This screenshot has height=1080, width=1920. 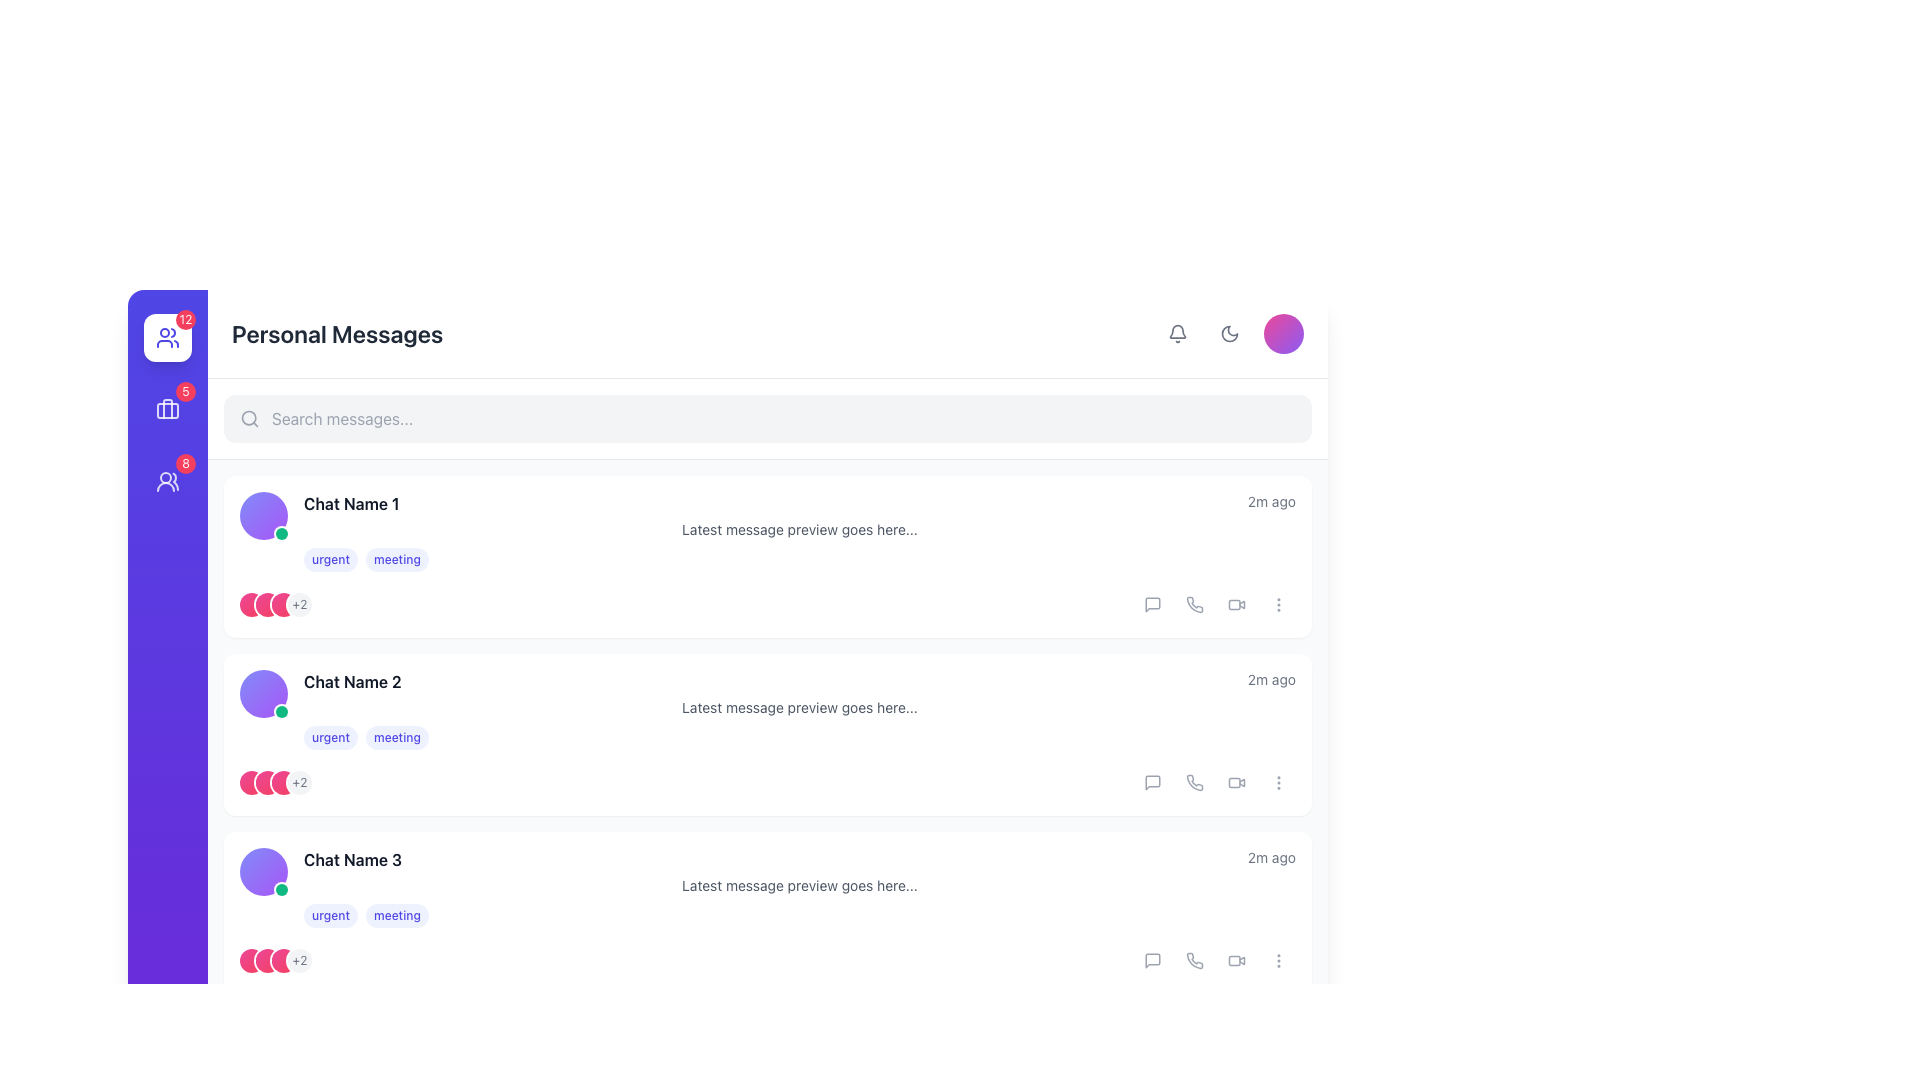 What do you see at coordinates (1177, 333) in the screenshot?
I see `the notification bell icon, which is a small, rounded button styled in gray that changes to a darker gray when hovered over, located near the top-right corner of the interface` at bounding box center [1177, 333].